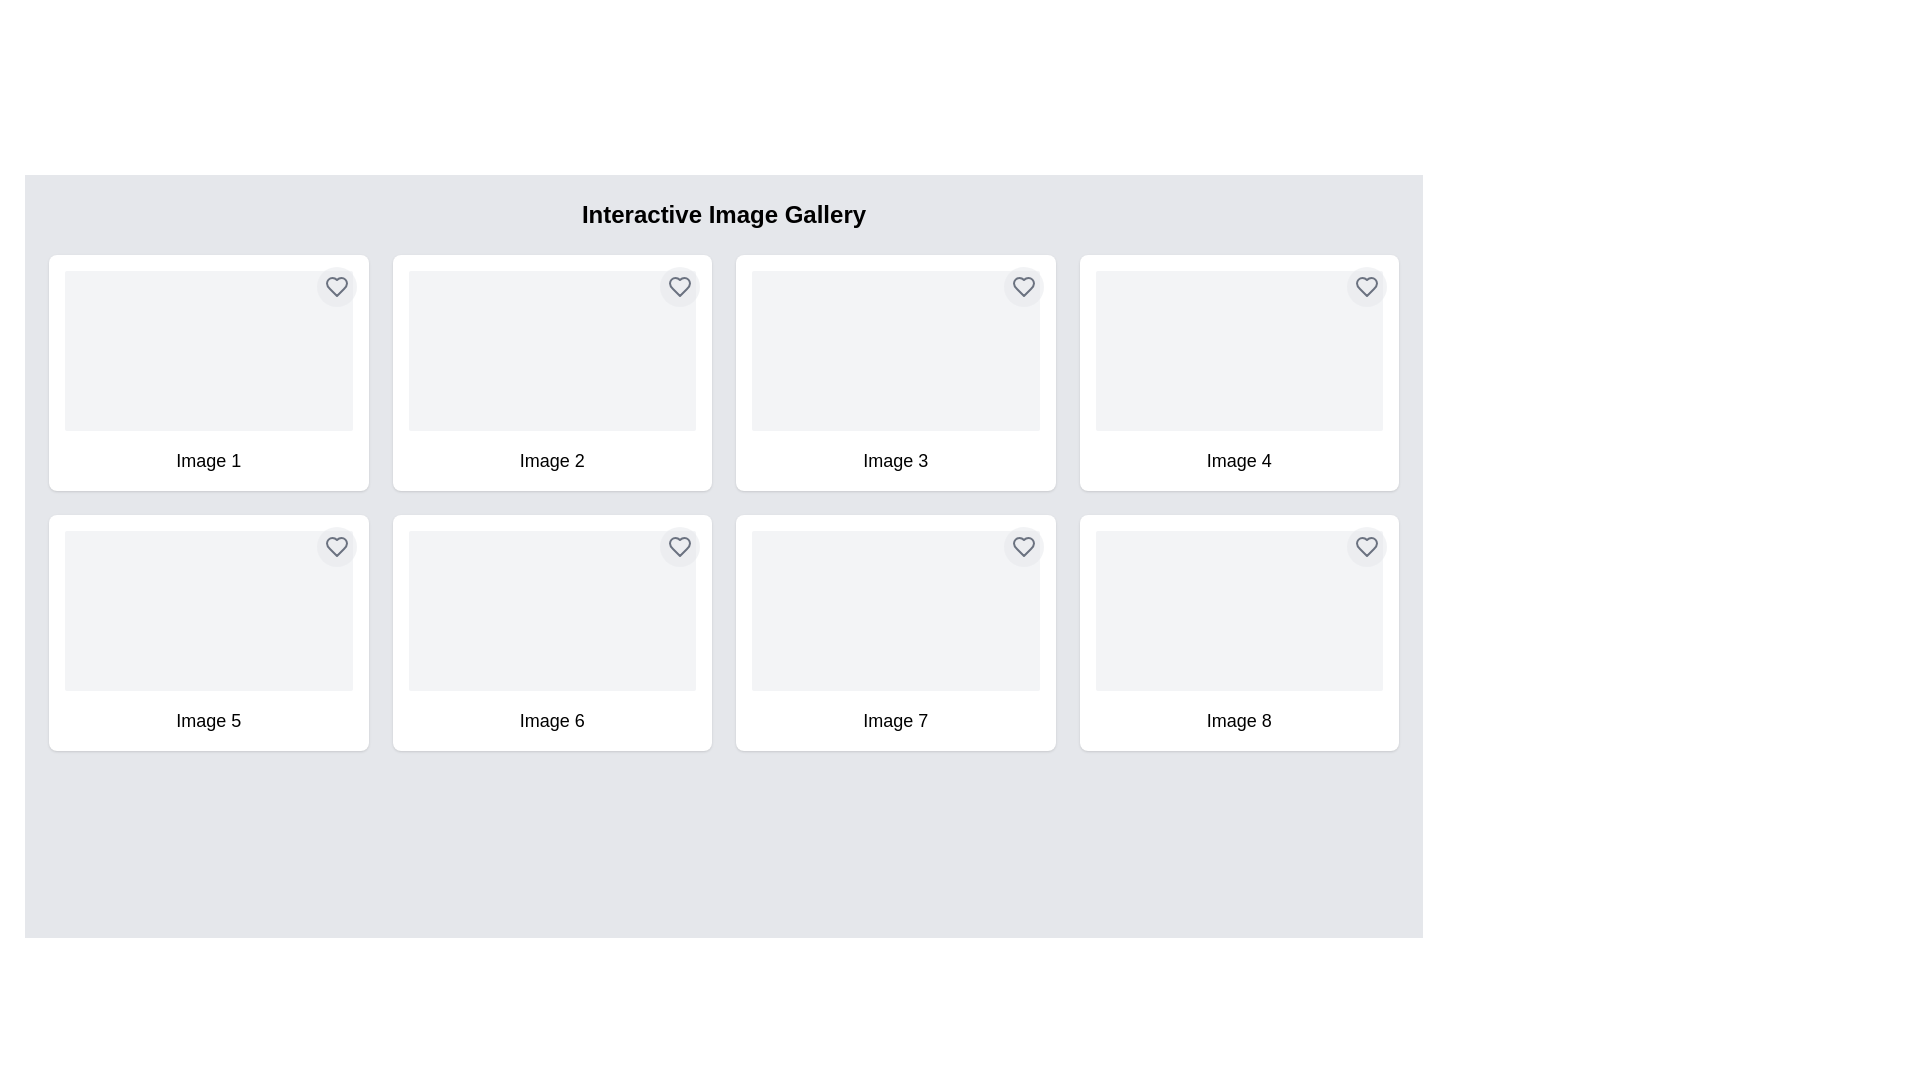 The image size is (1920, 1080). Describe the element at coordinates (1023, 547) in the screenshot. I see `the heart-shaped icon located in the upper-right corner of the interactive card representing 'Image 7'` at that location.